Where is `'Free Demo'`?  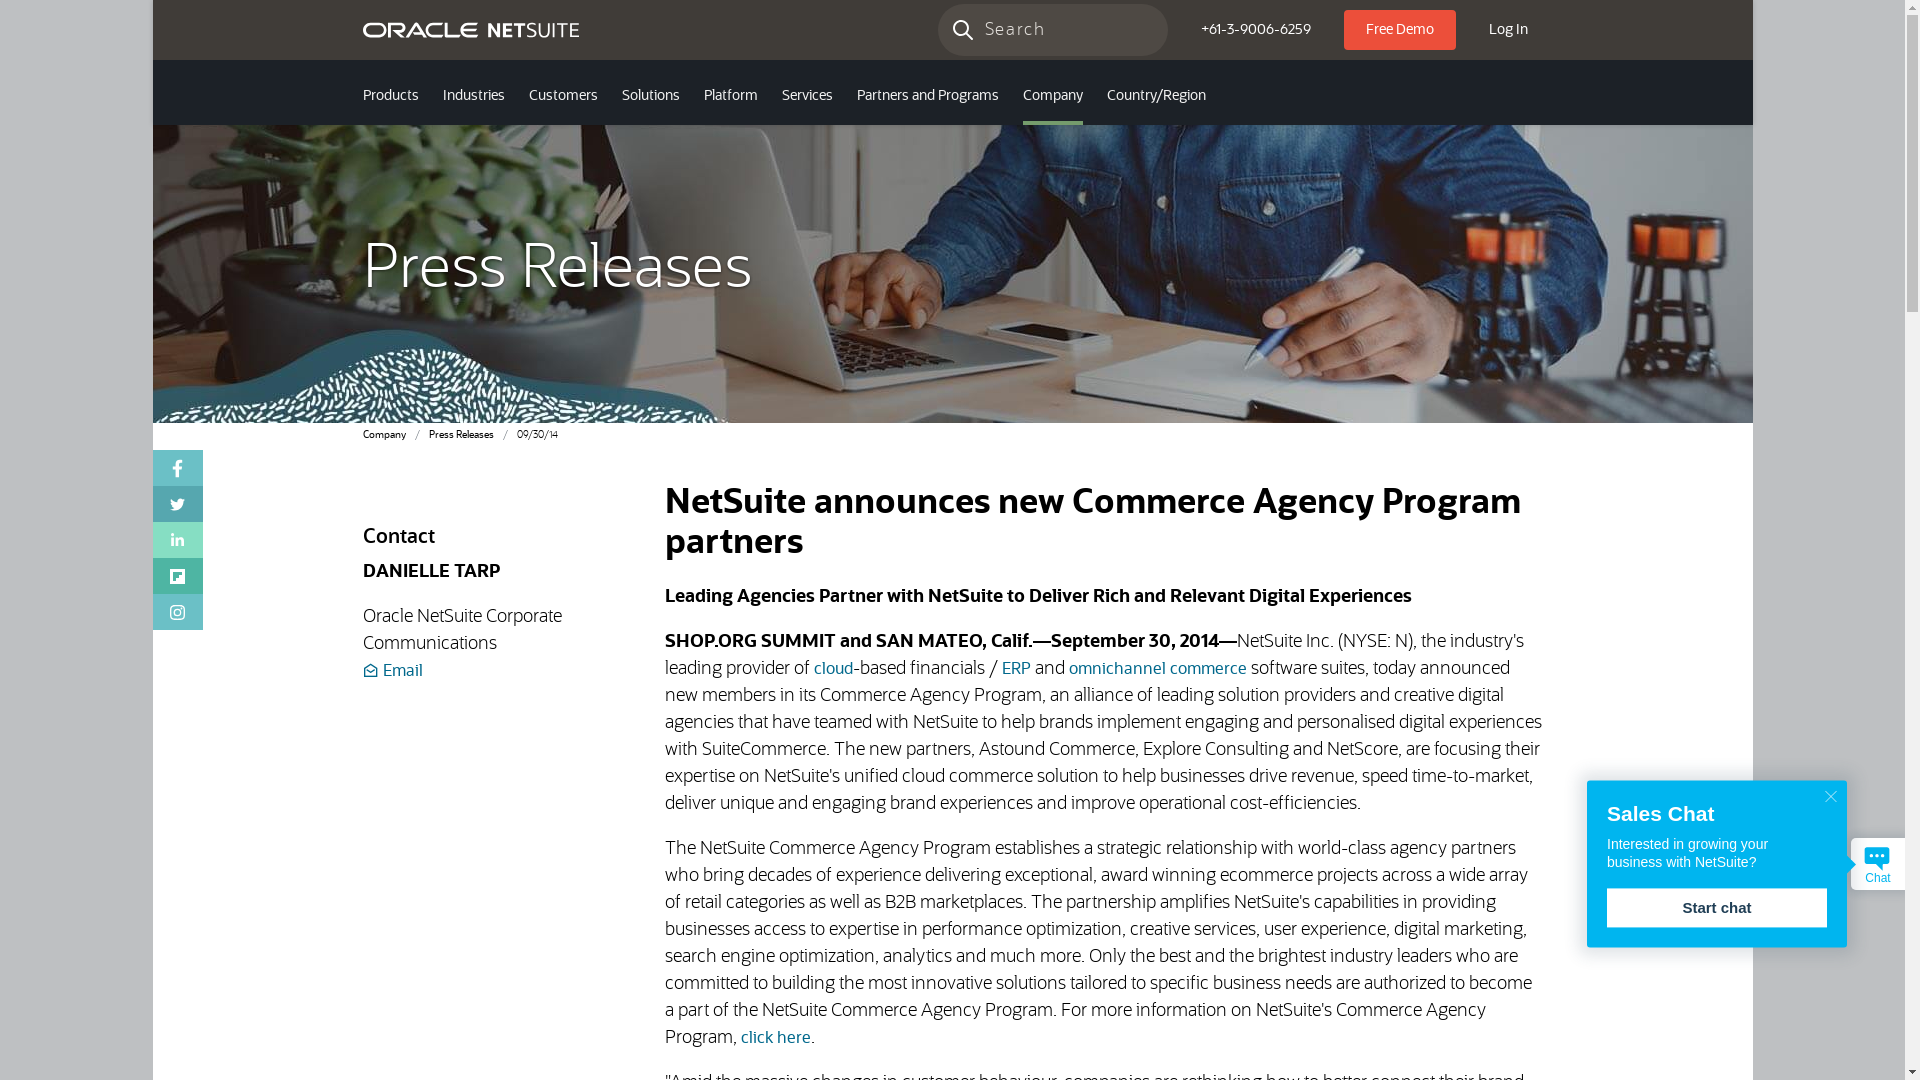 'Free Demo' is located at coordinates (1344, 30).